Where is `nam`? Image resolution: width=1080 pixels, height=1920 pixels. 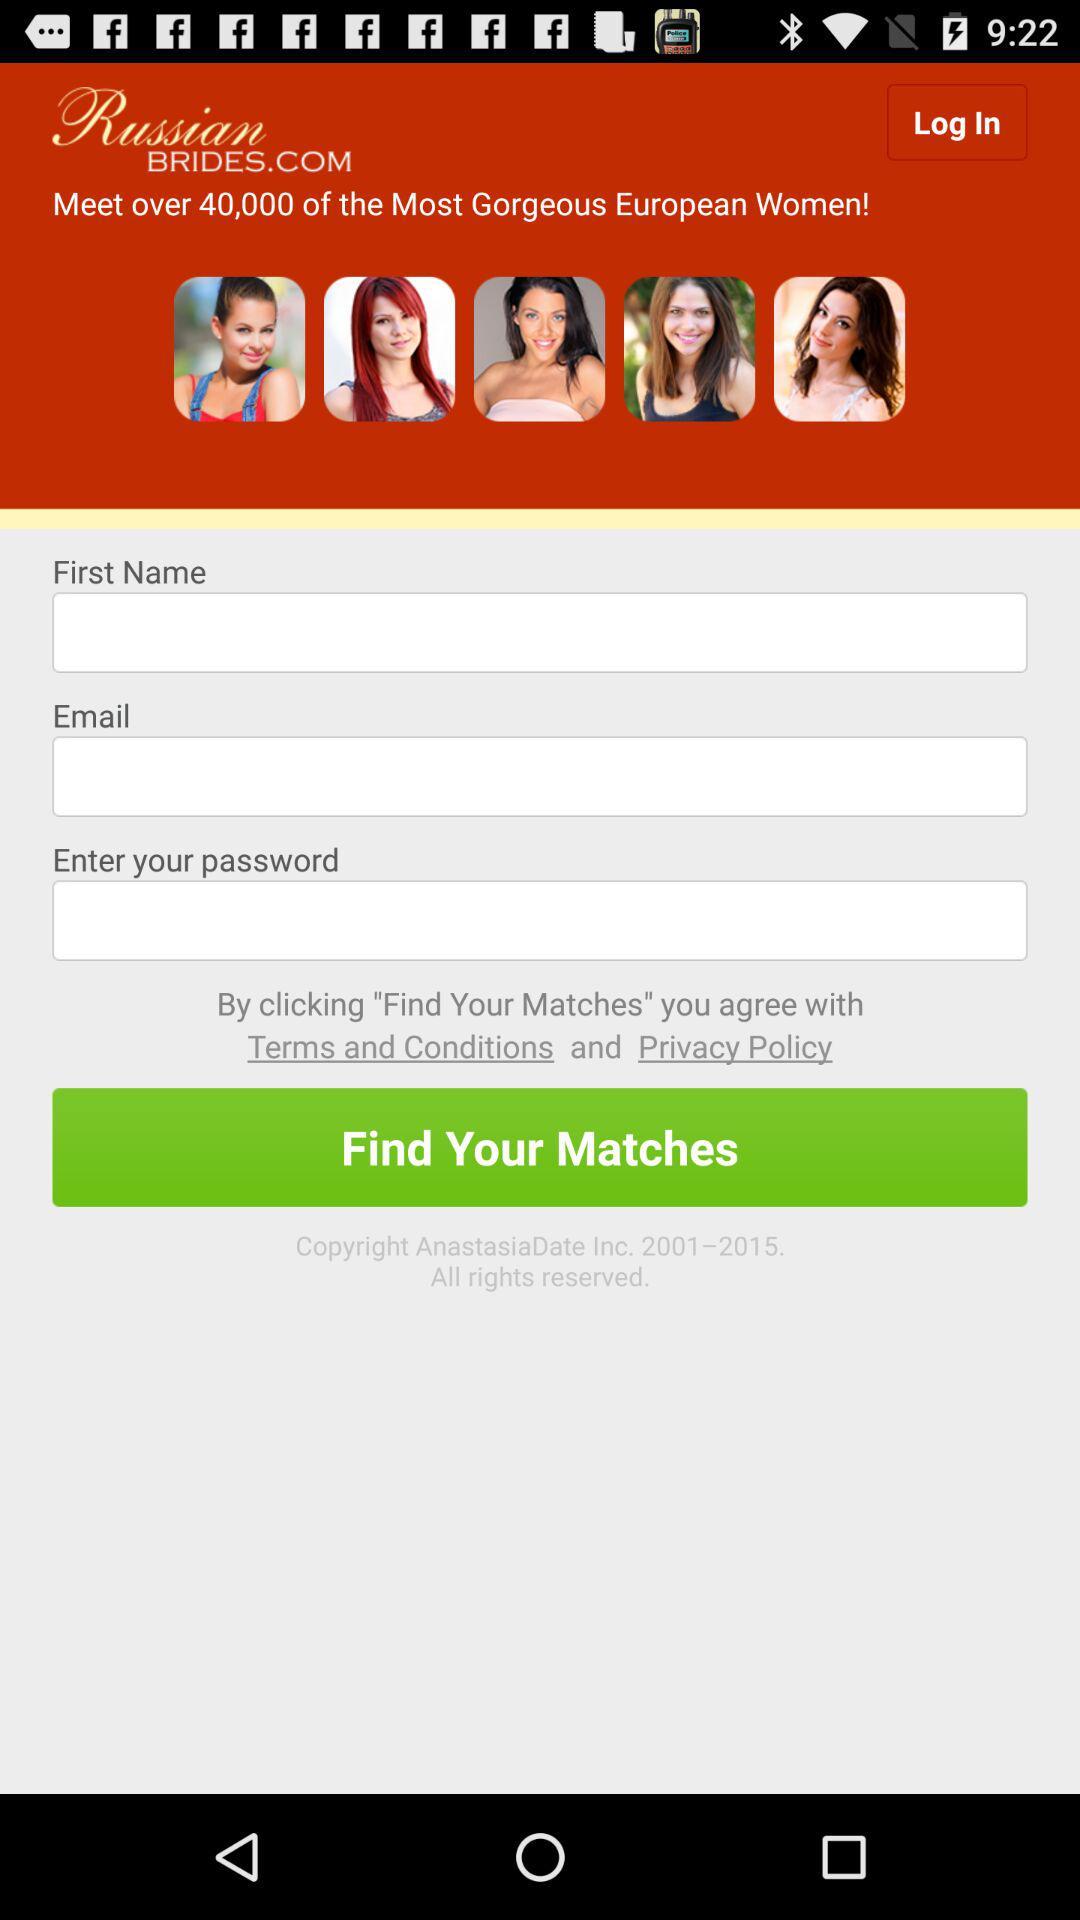
nam is located at coordinates (540, 631).